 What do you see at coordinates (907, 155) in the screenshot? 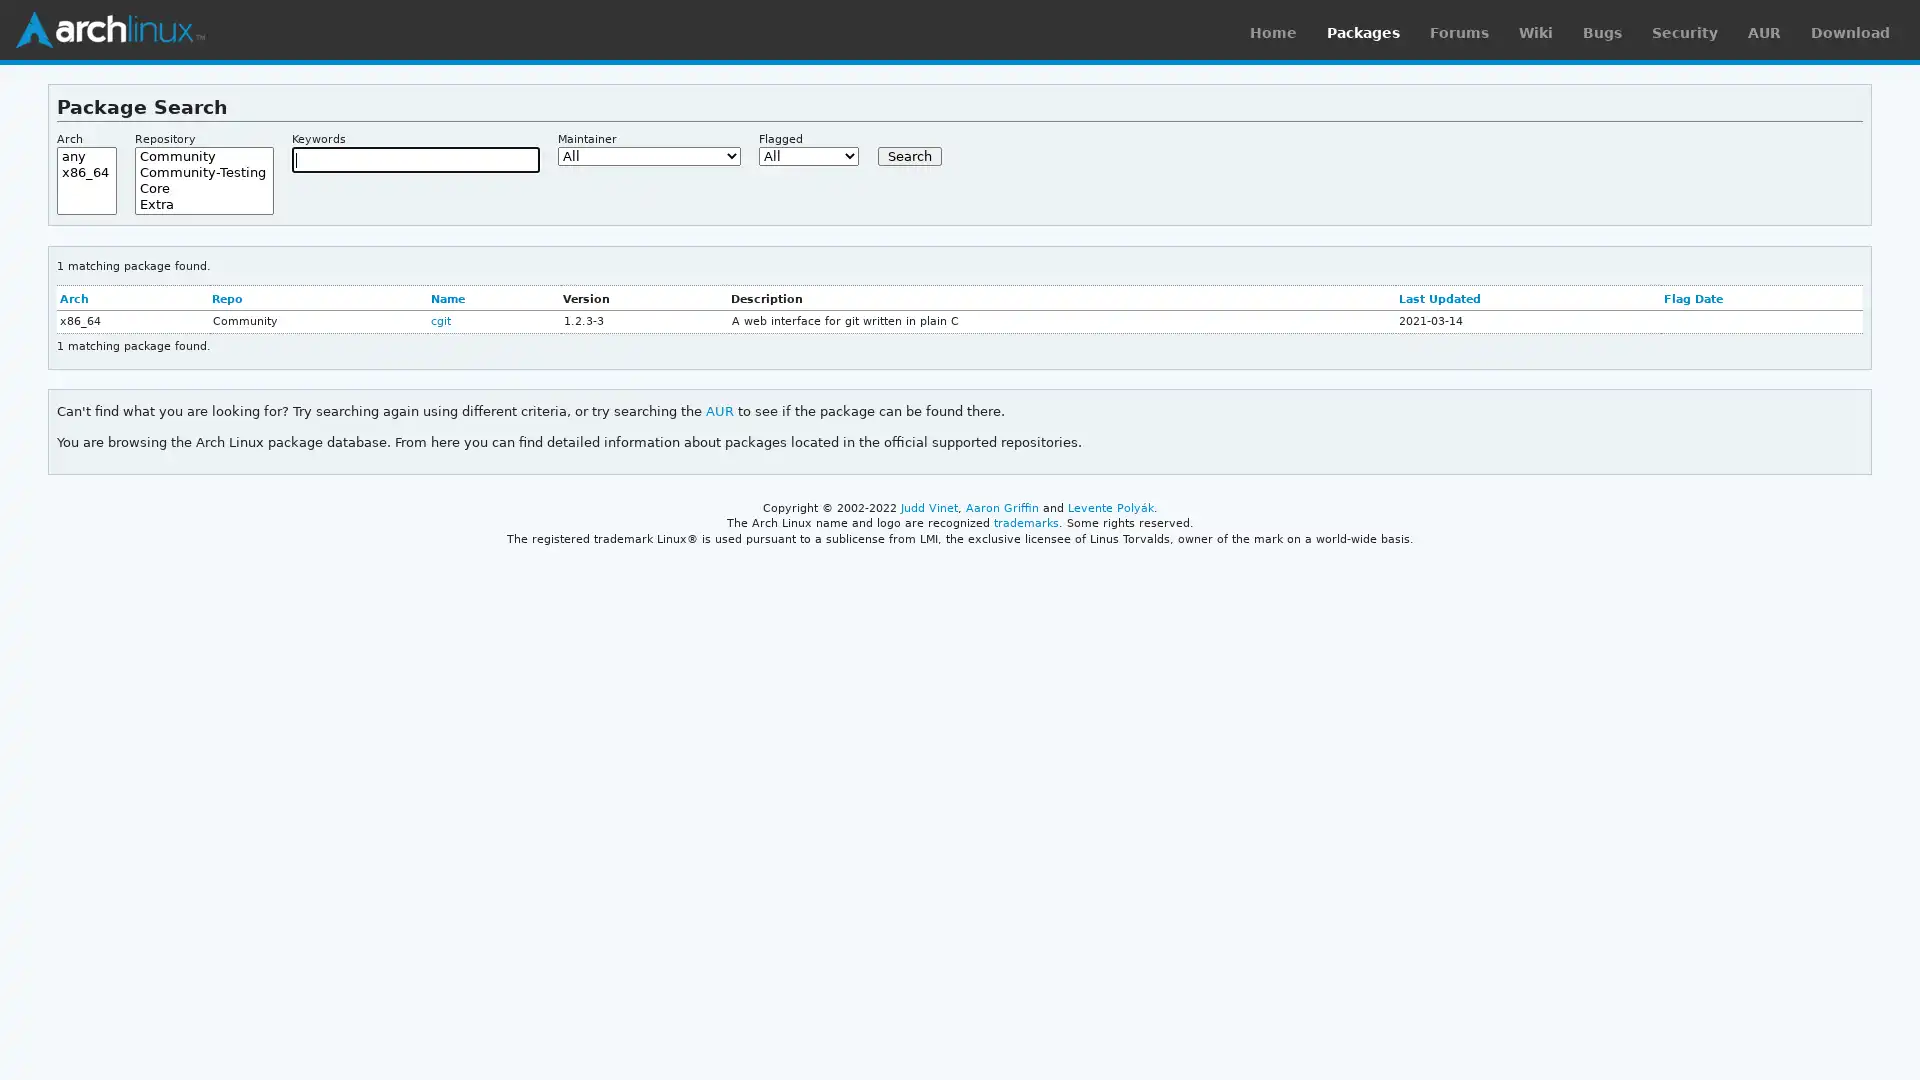
I see `Search` at bounding box center [907, 155].